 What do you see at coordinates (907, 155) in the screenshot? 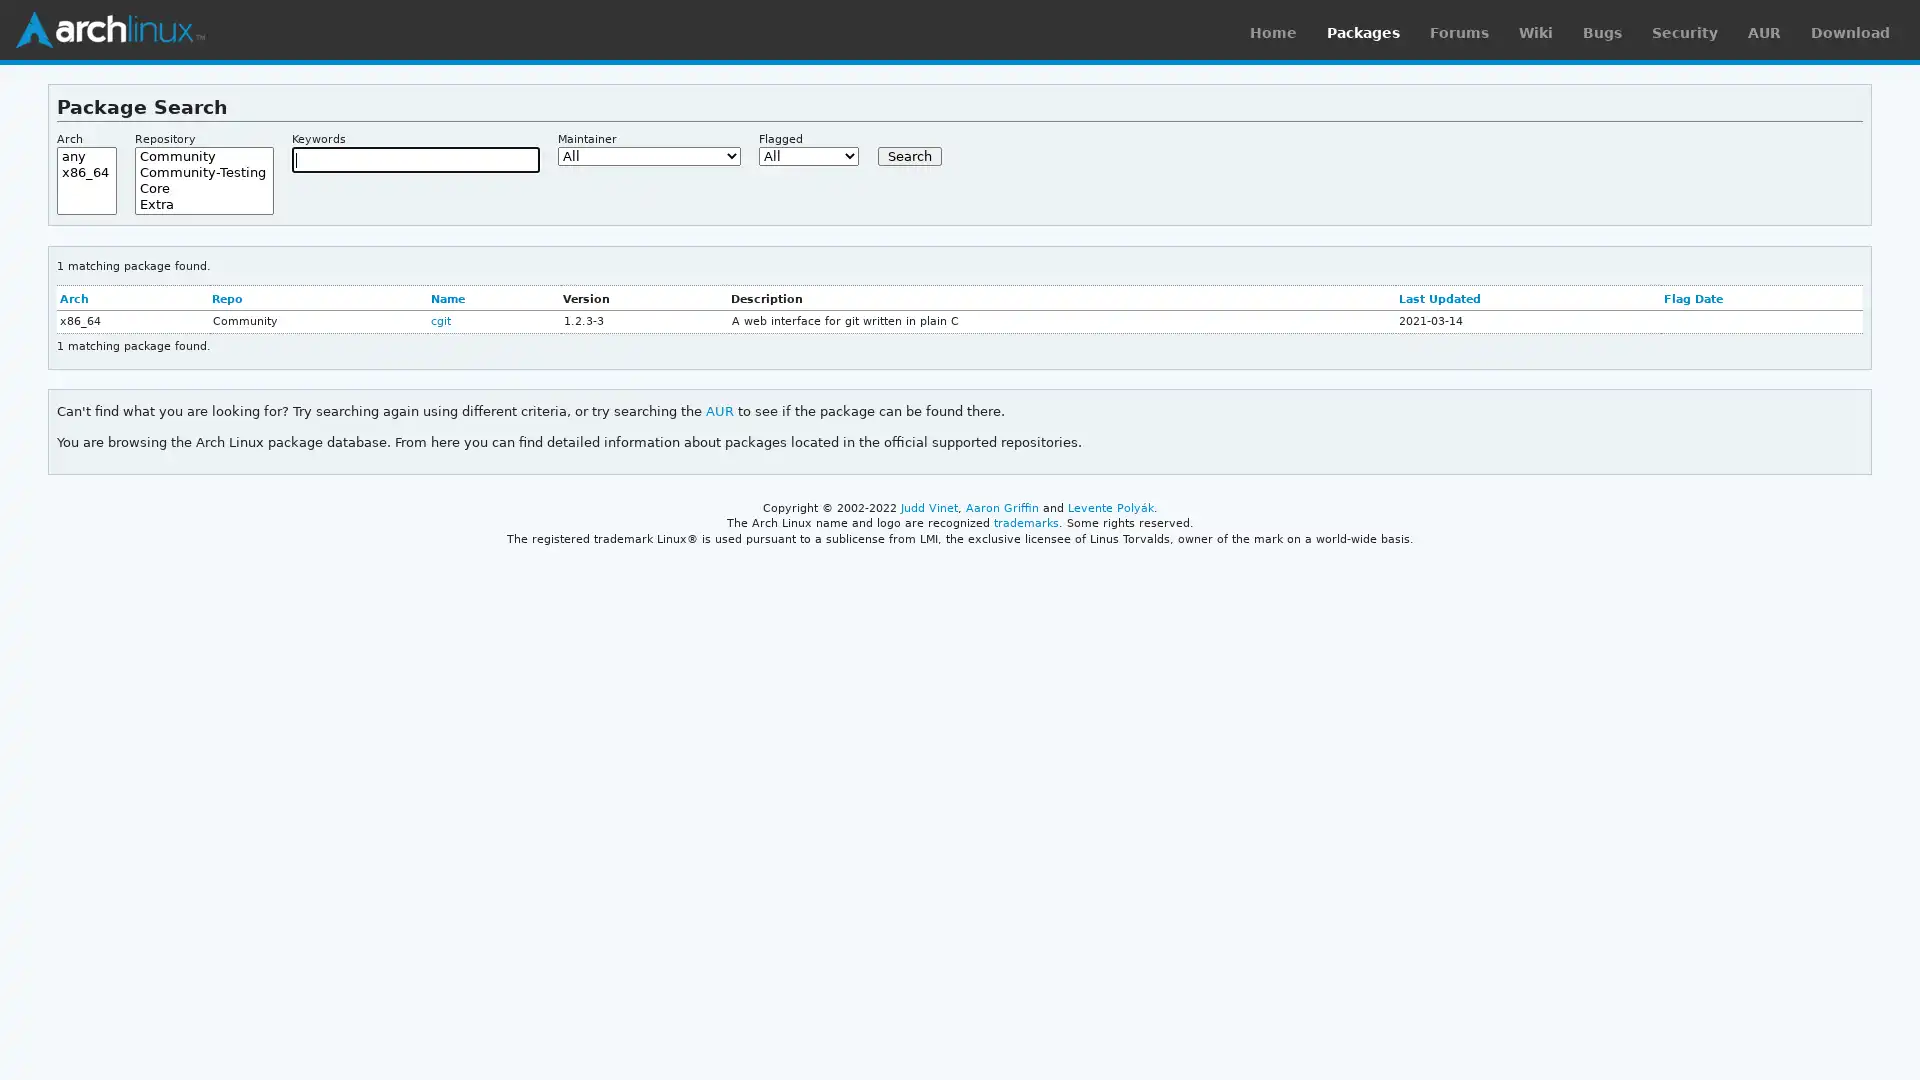
I see `Search` at bounding box center [907, 155].